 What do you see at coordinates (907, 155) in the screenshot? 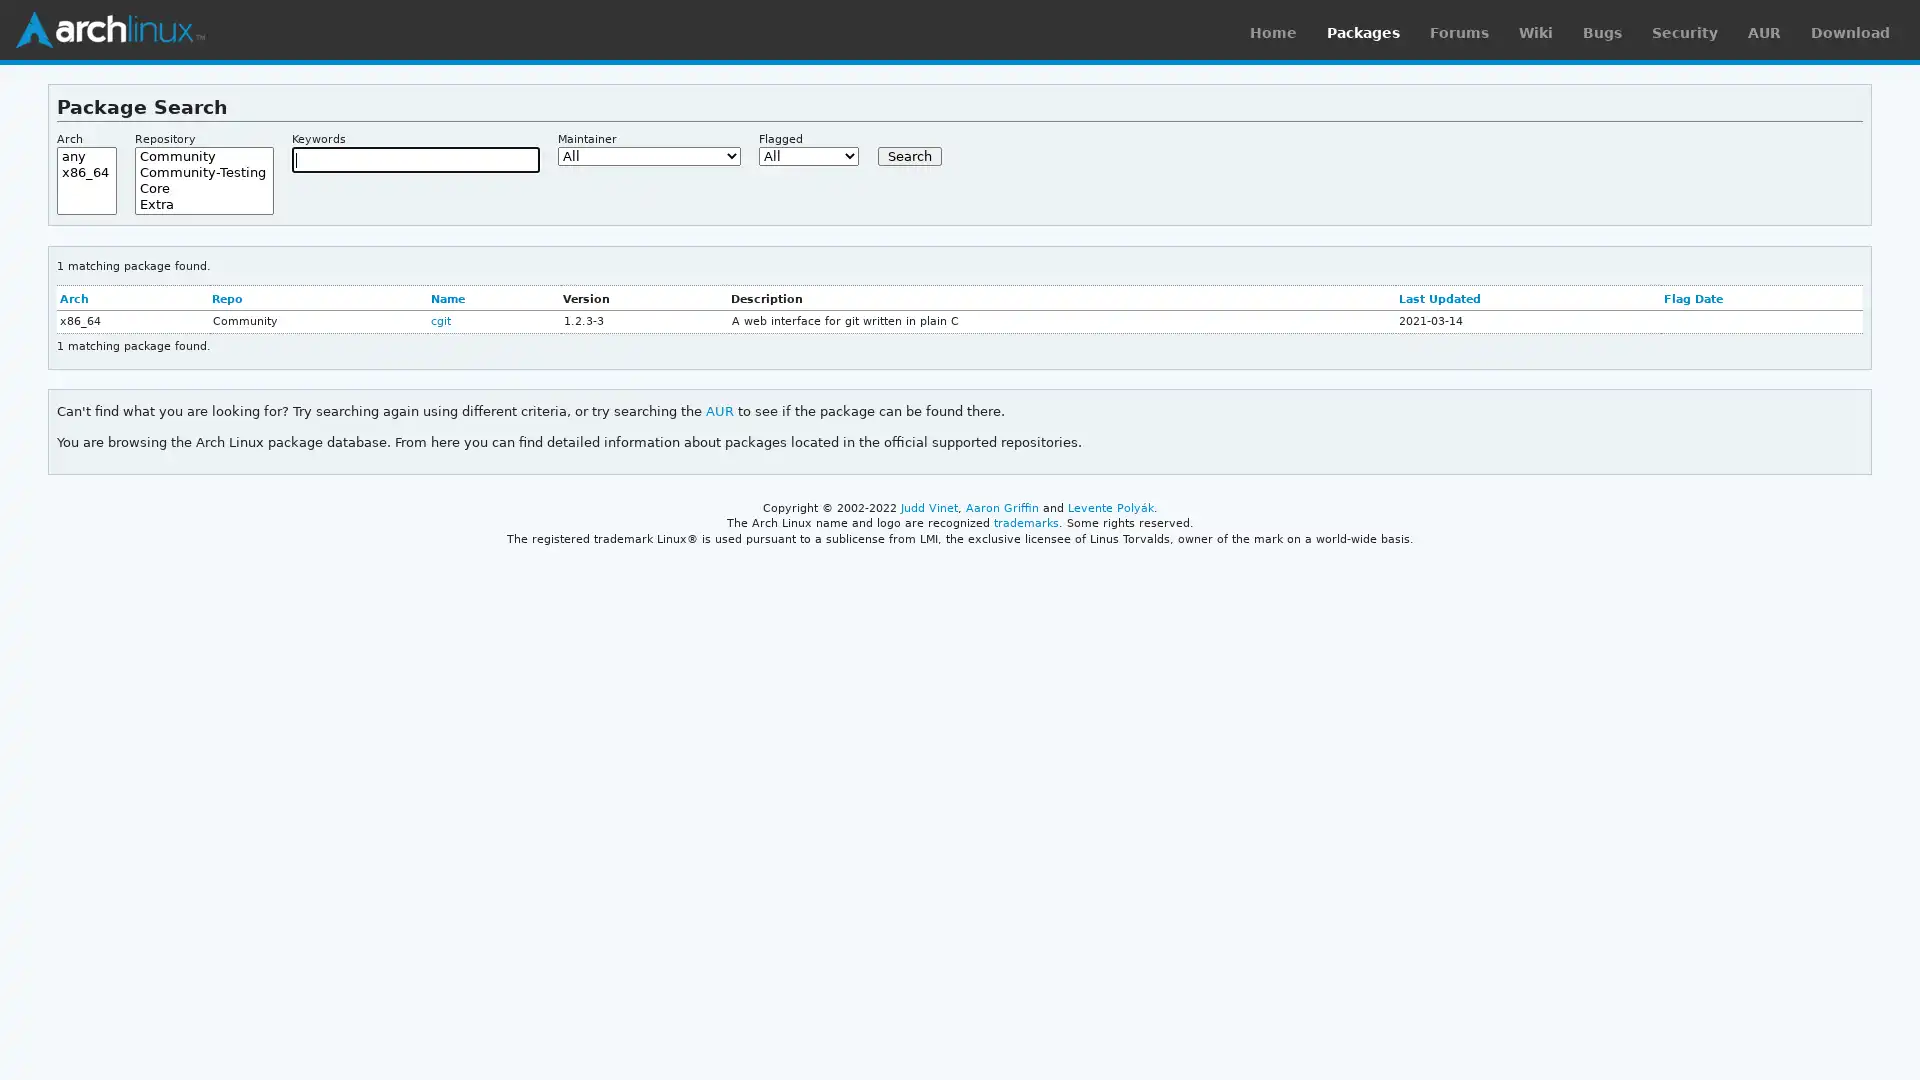
I see `Search` at bounding box center [907, 155].